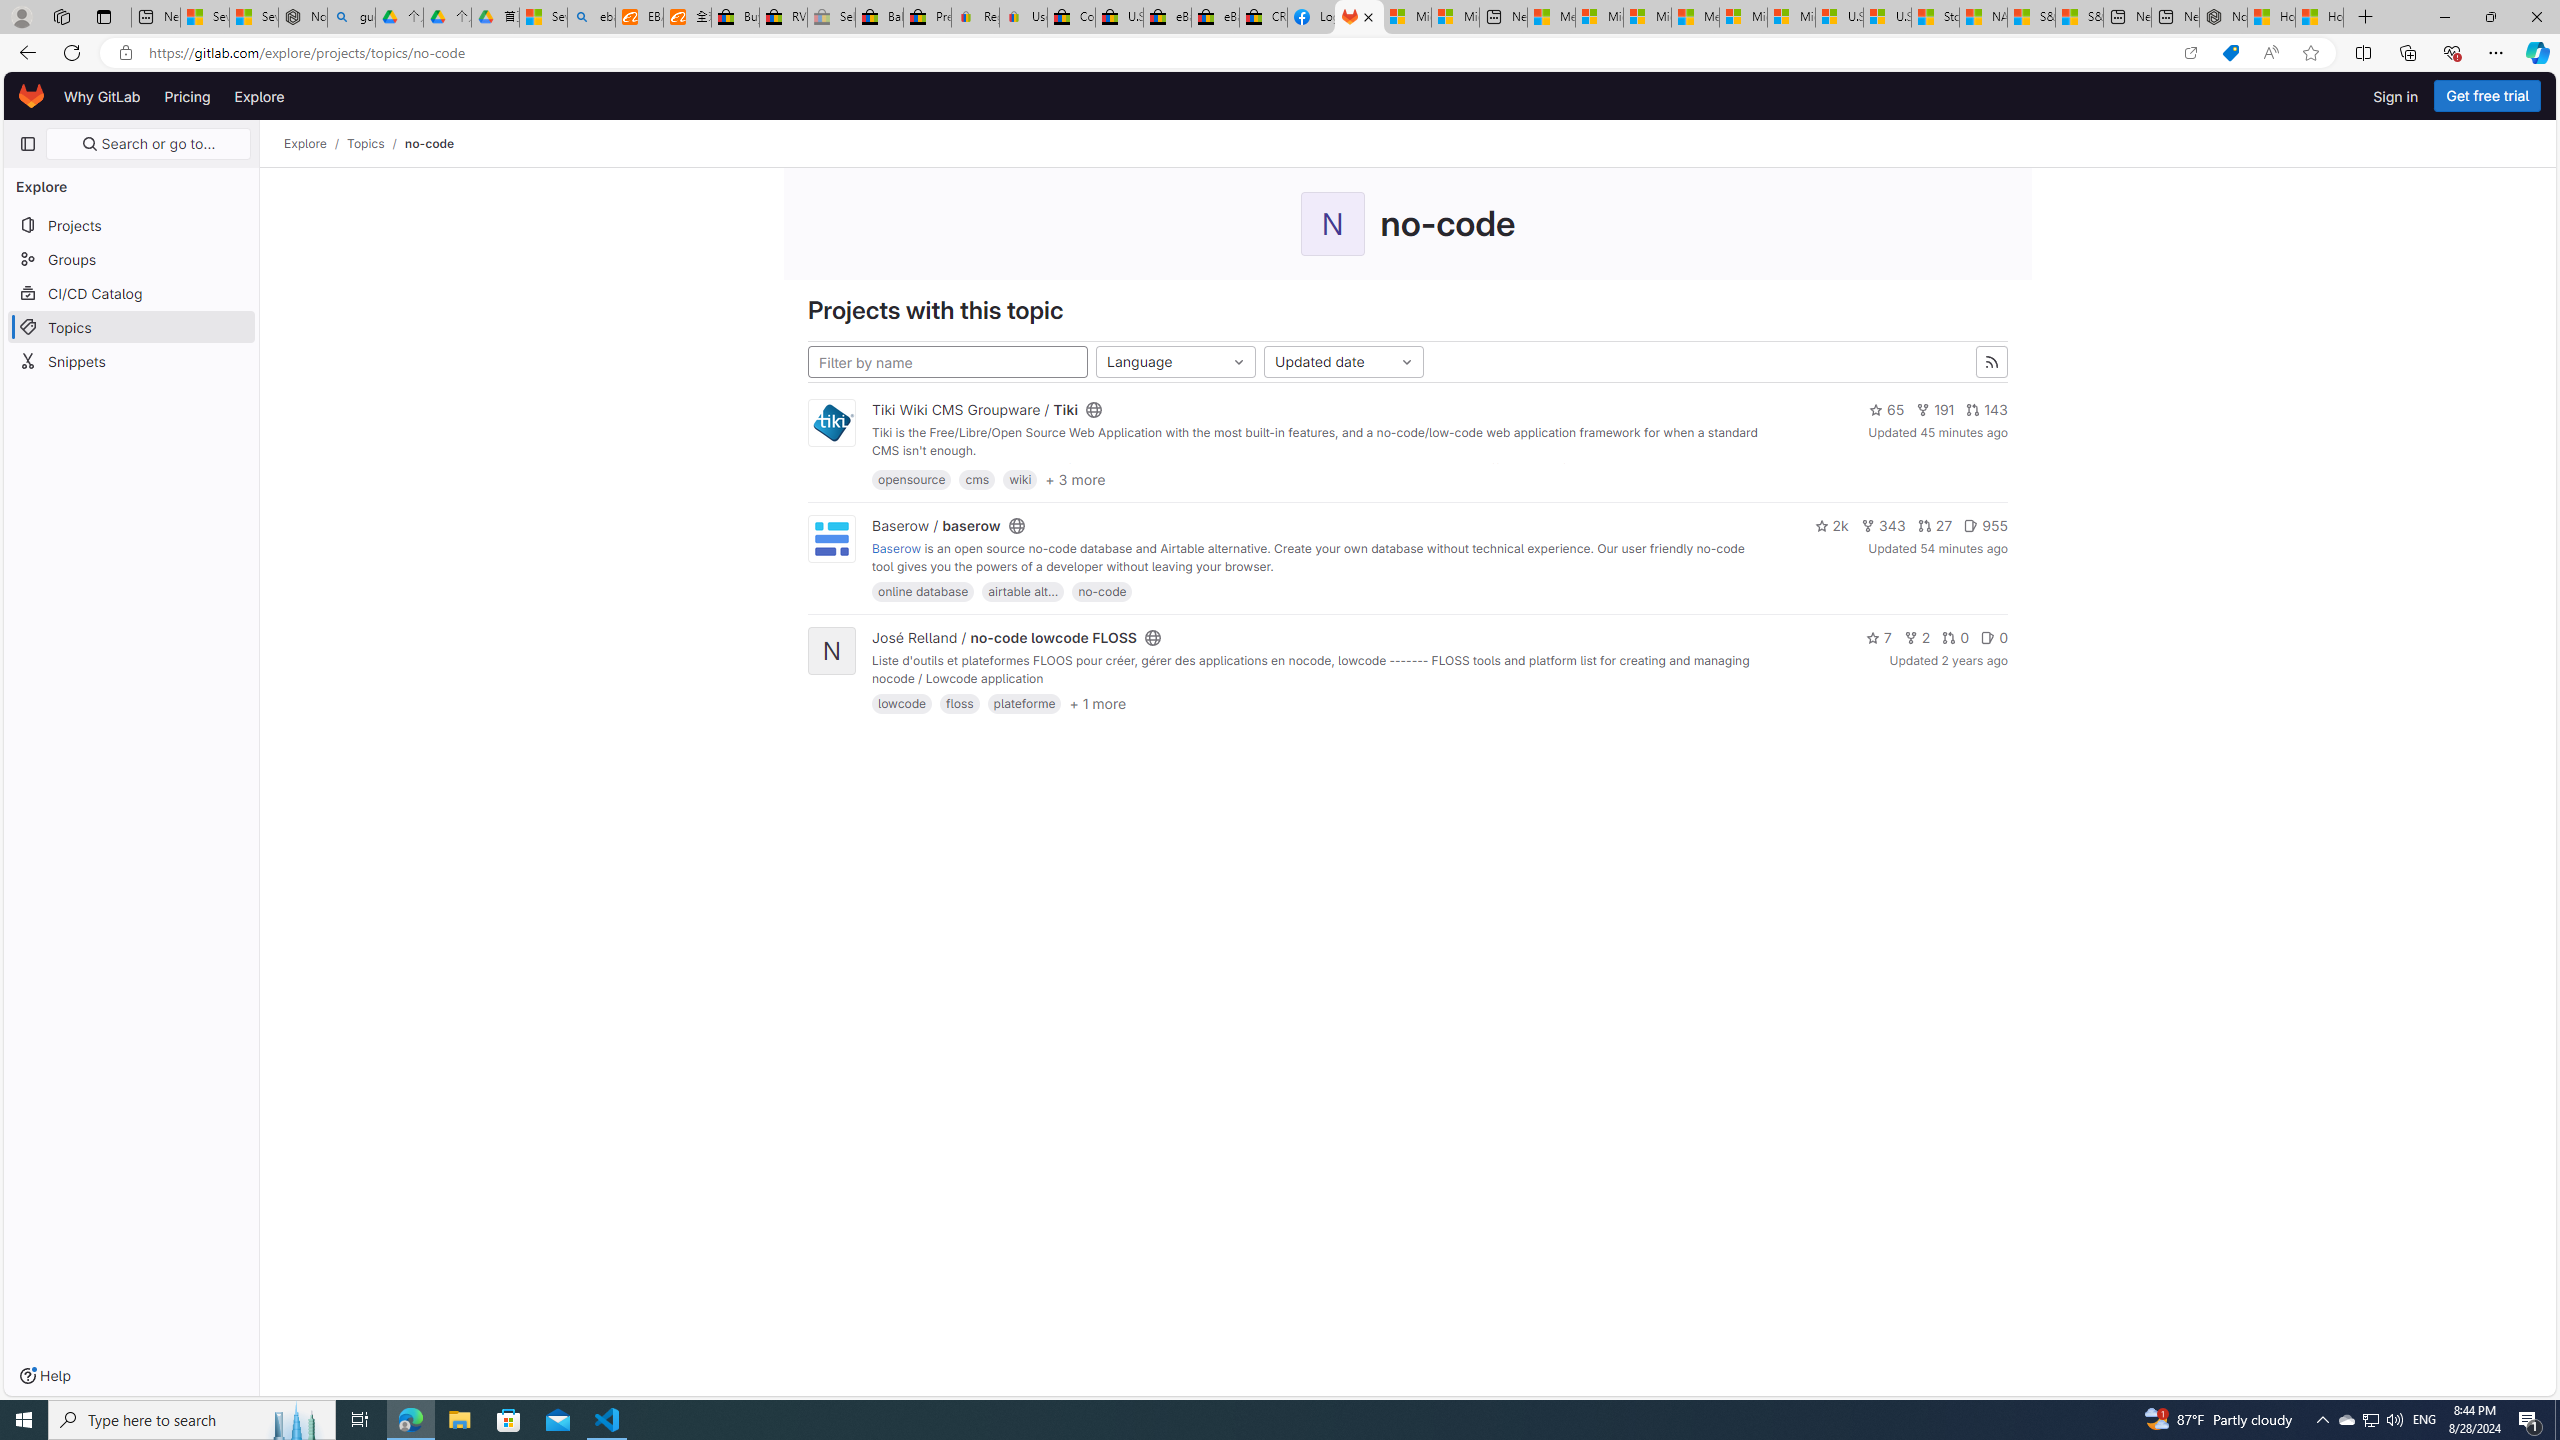  Describe the element at coordinates (831, 16) in the screenshot. I see `'Sell worldwide with eBay - Sleeping'` at that location.